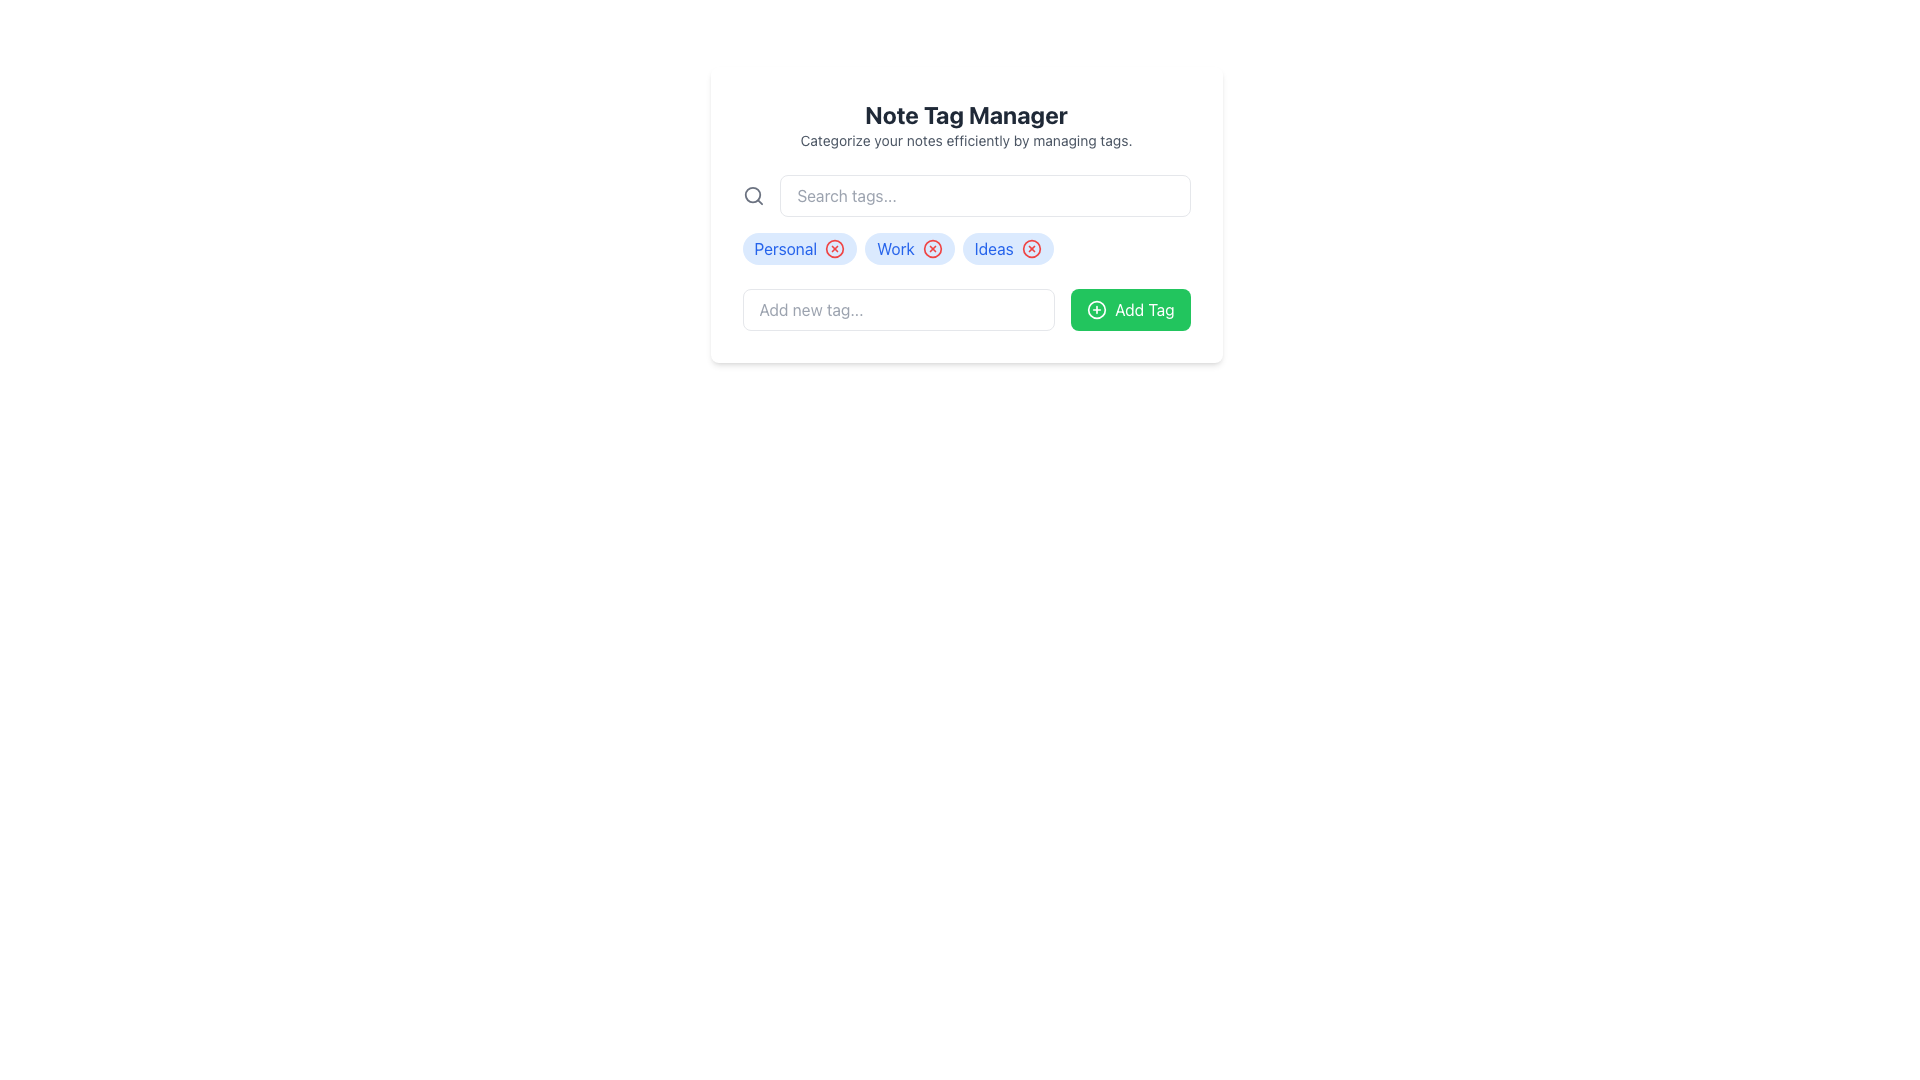 This screenshot has height=1080, width=1920. What do you see at coordinates (966, 115) in the screenshot?
I see `the header title 'Note Tag Manager' which indicates the feature of the tag management interface` at bounding box center [966, 115].